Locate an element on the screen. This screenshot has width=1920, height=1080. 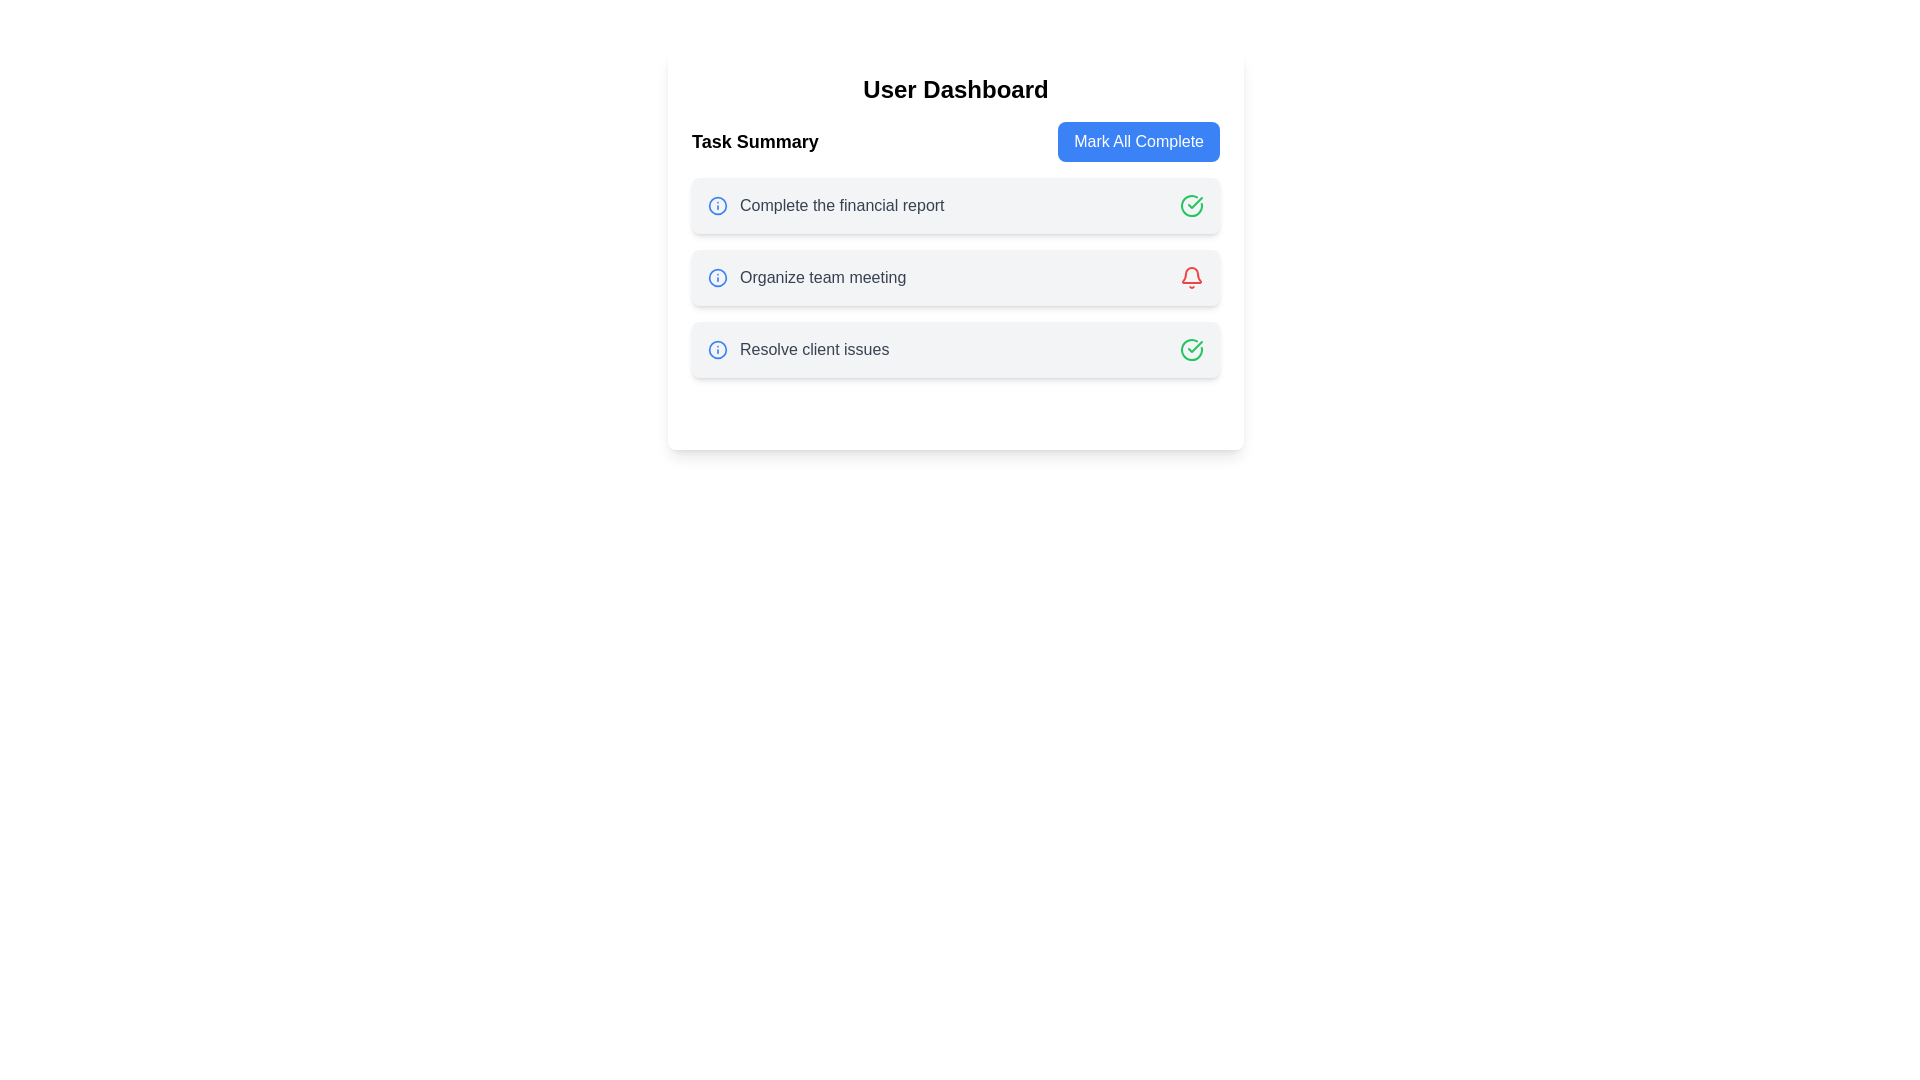
the circular informational icon with a blue outline and a white background, displaying an uppercase 'I', located to the left of the 'Organize team meeting' list item in the 'Task Summary' section is located at coordinates (718, 277).